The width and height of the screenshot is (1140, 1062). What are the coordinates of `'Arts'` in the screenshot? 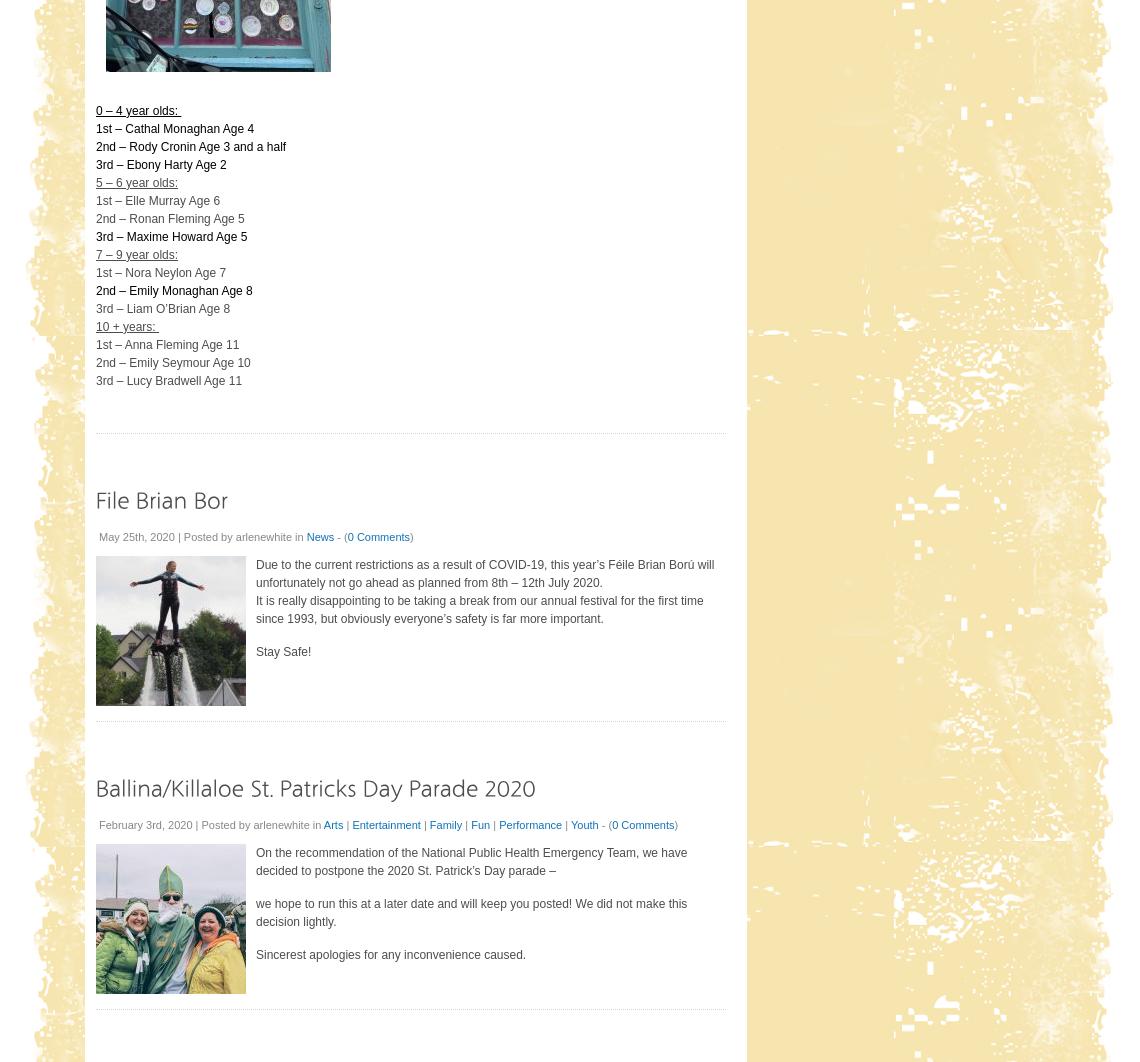 It's located at (332, 823).